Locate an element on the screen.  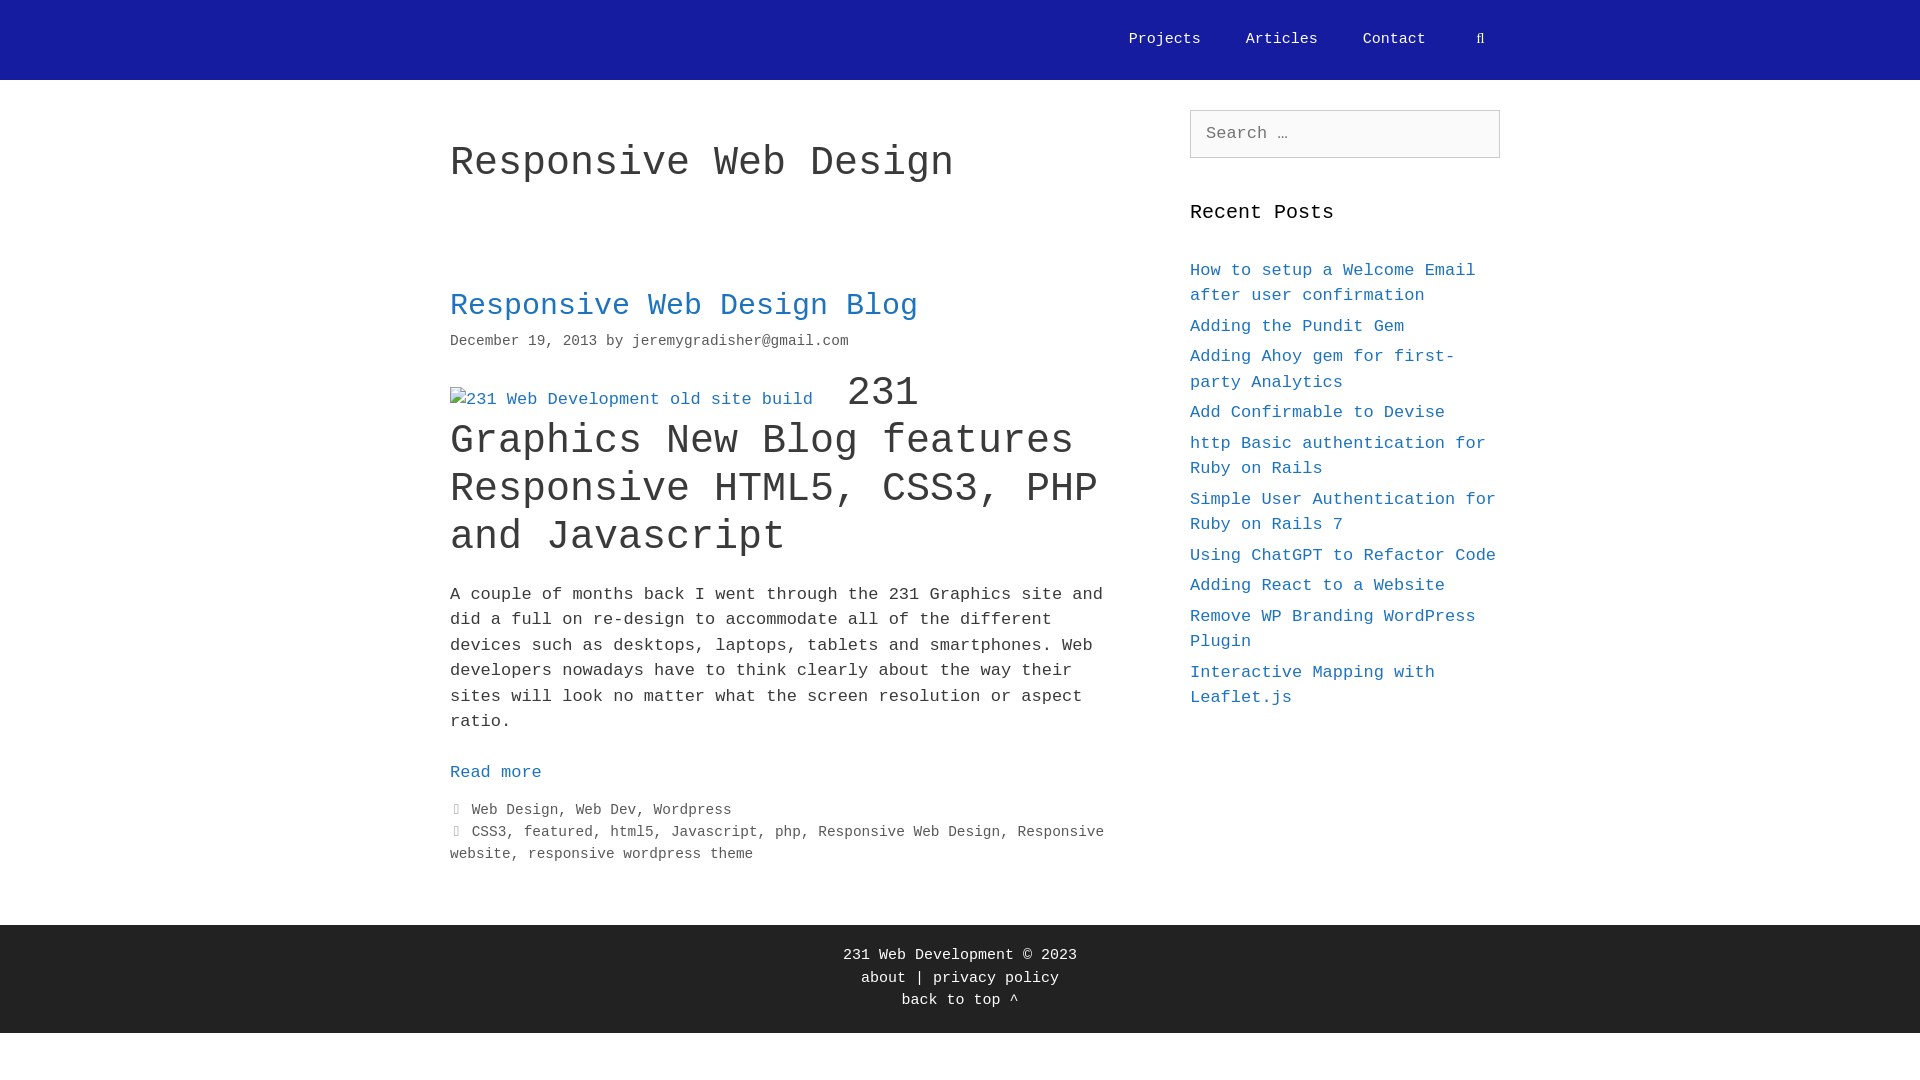
'featured' is located at coordinates (523, 832).